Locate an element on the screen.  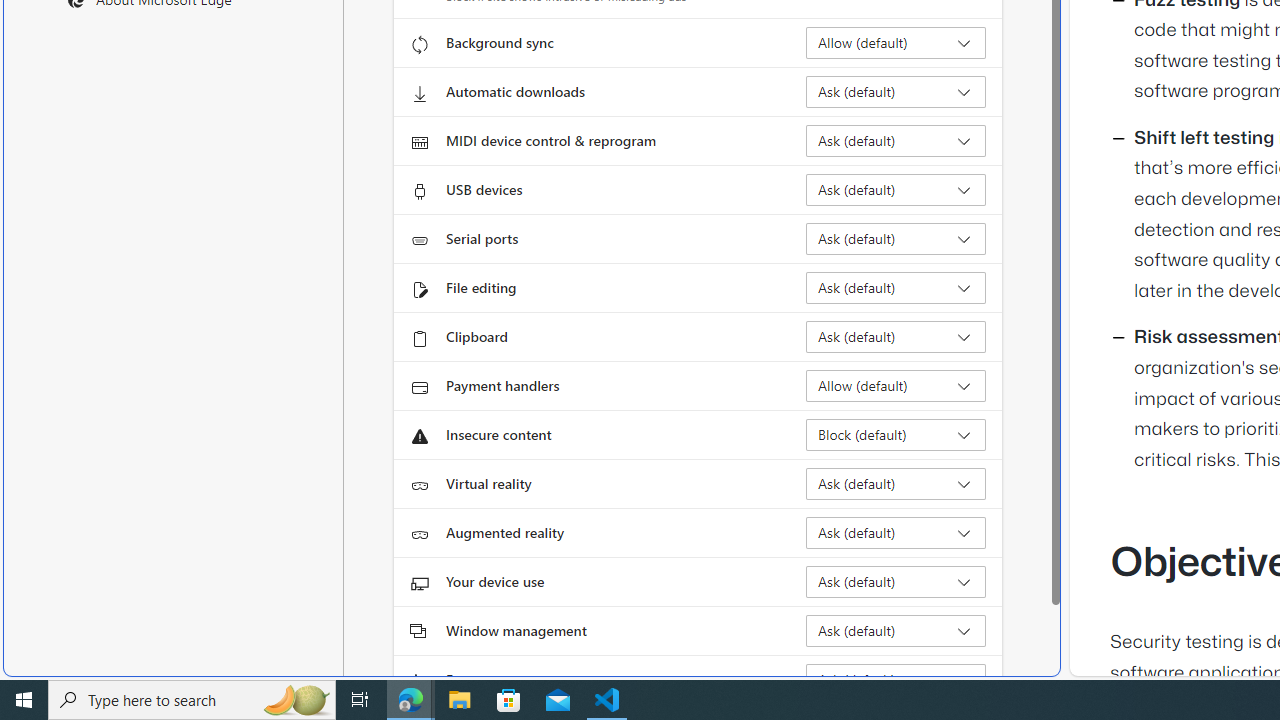
'MIDI device control & reprogram Ask (default)' is located at coordinates (895, 140).